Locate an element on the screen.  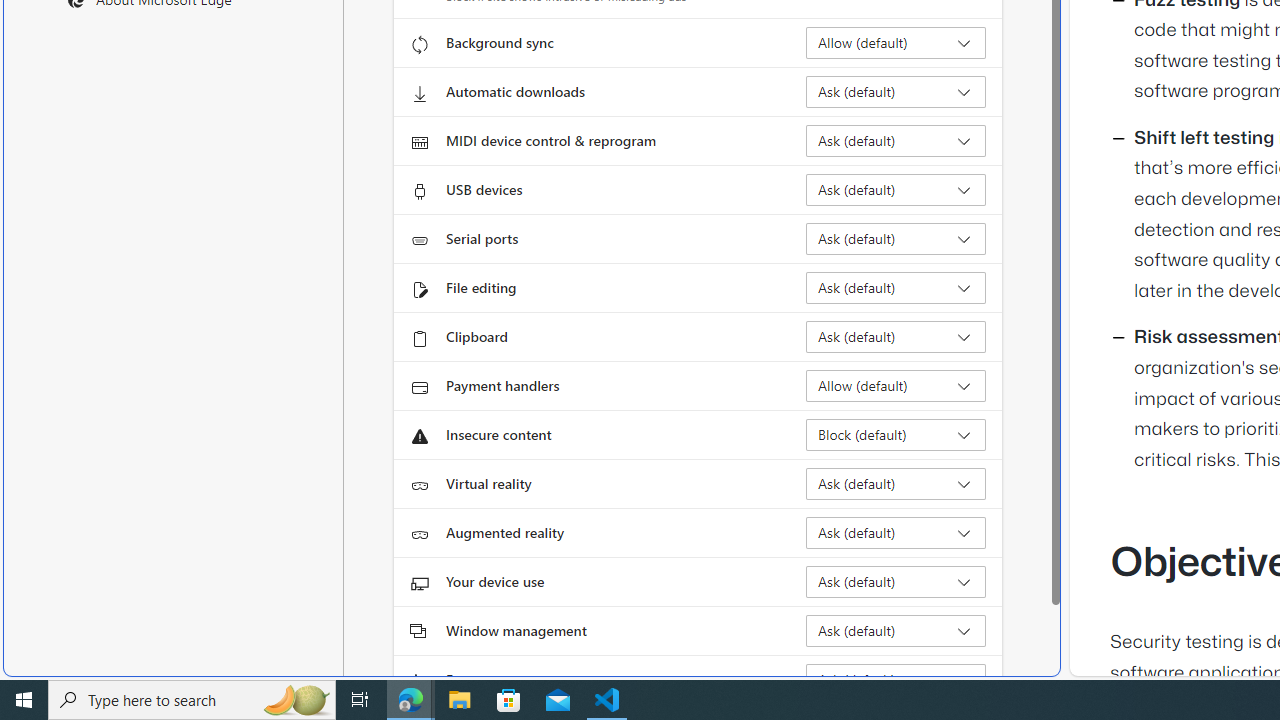
'MIDI device control & reprogram Ask (default)' is located at coordinates (895, 140).